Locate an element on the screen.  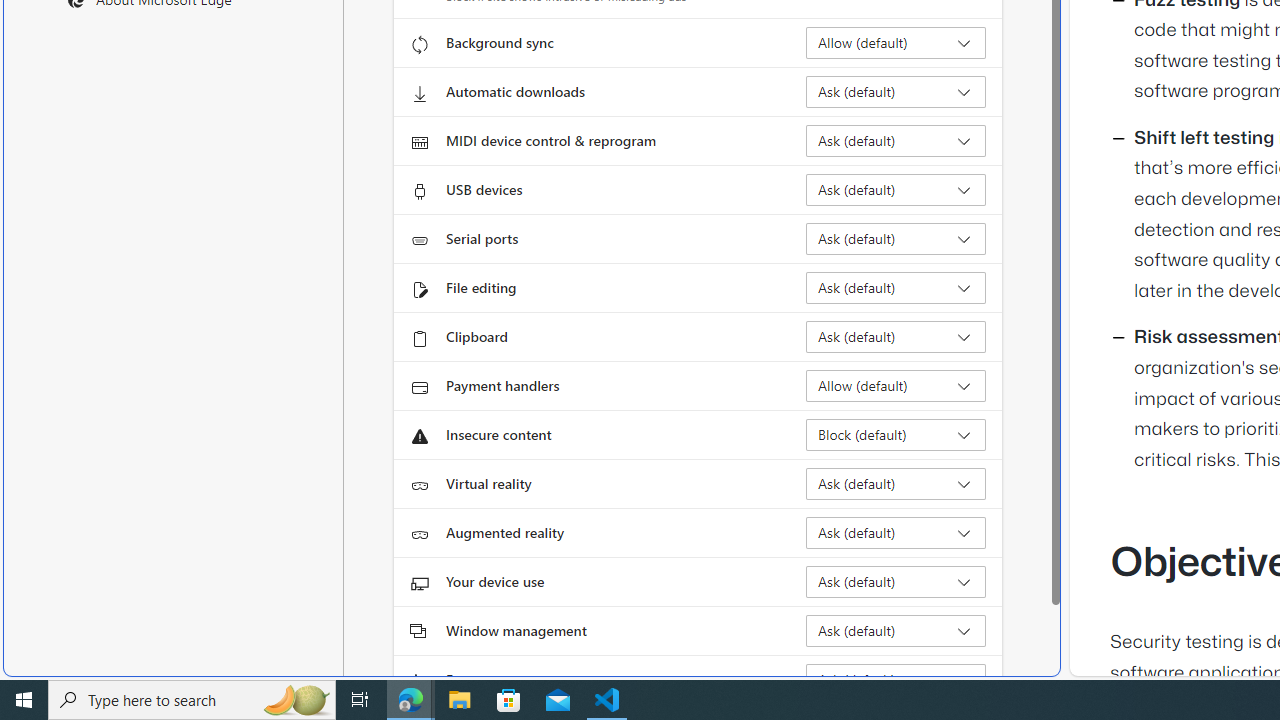
'MIDI device control & reprogram Ask (default)' is located at coordinates (895, 140).